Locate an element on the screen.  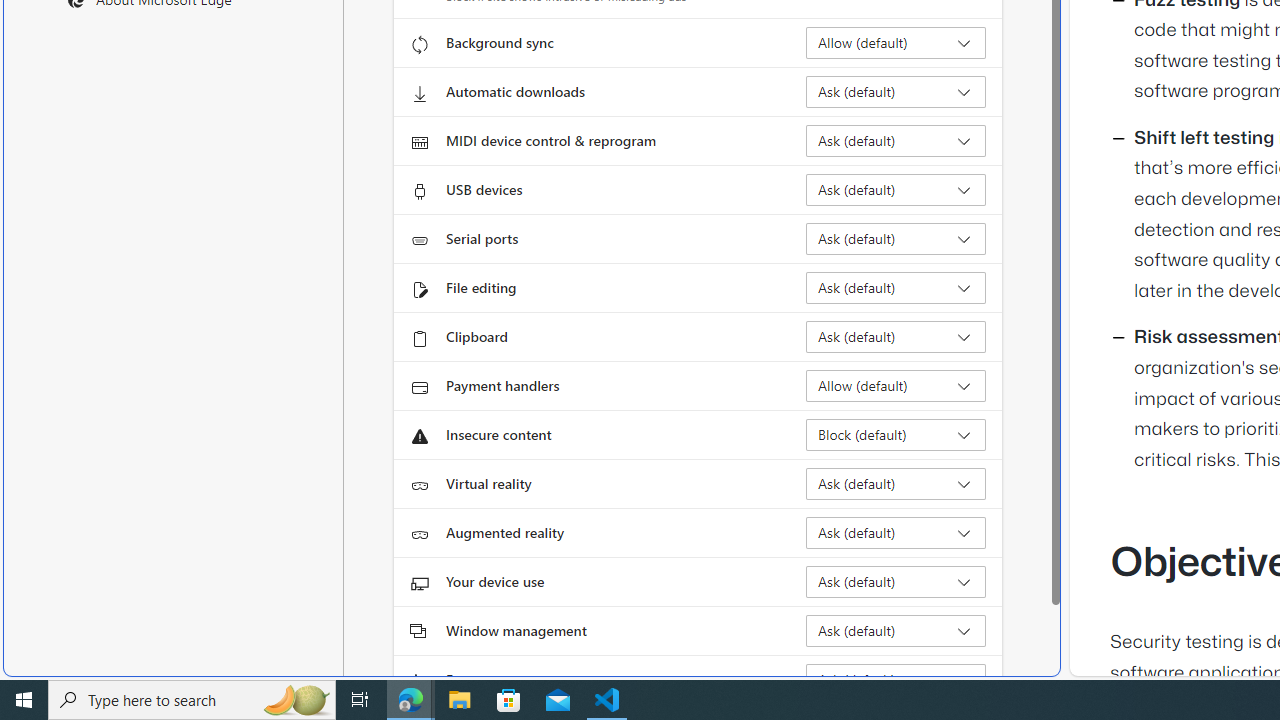
'MIDI device control & reprogram Ask (default)' is located at coordinates (895, 140).